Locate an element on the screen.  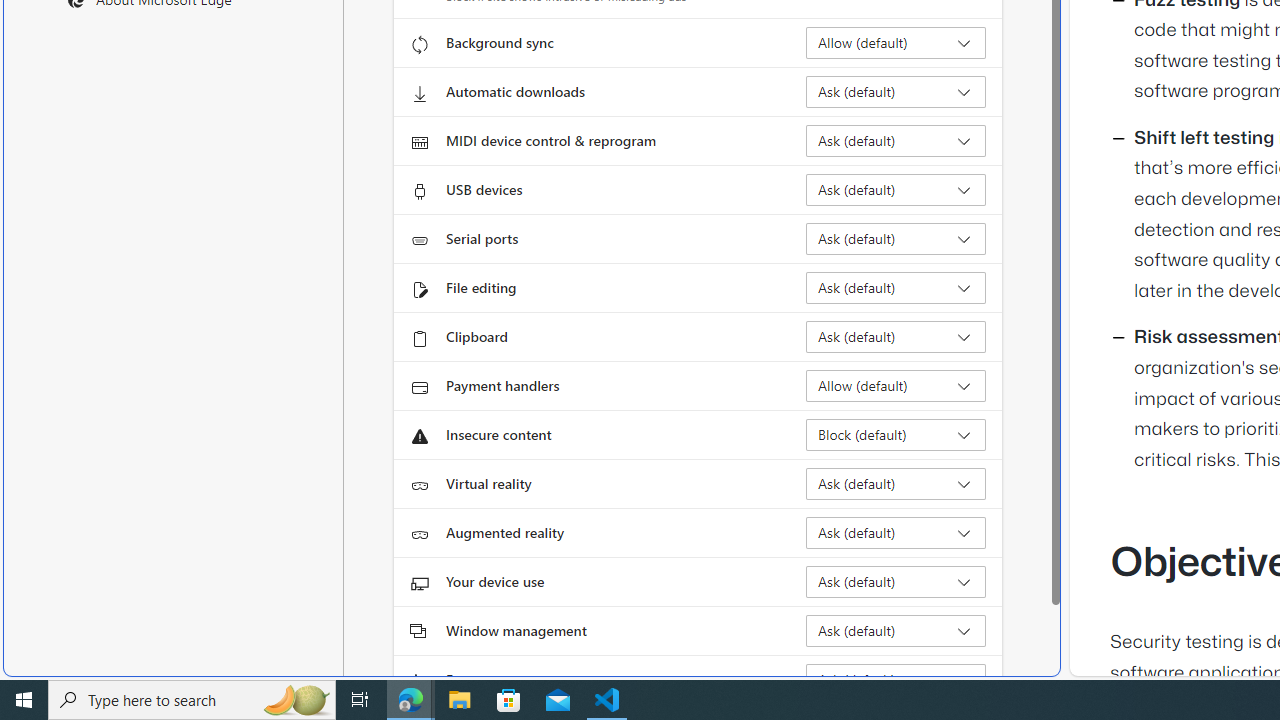
'MIDI device control & reprogram Ask (default)' is located at coordinates (895, 140).